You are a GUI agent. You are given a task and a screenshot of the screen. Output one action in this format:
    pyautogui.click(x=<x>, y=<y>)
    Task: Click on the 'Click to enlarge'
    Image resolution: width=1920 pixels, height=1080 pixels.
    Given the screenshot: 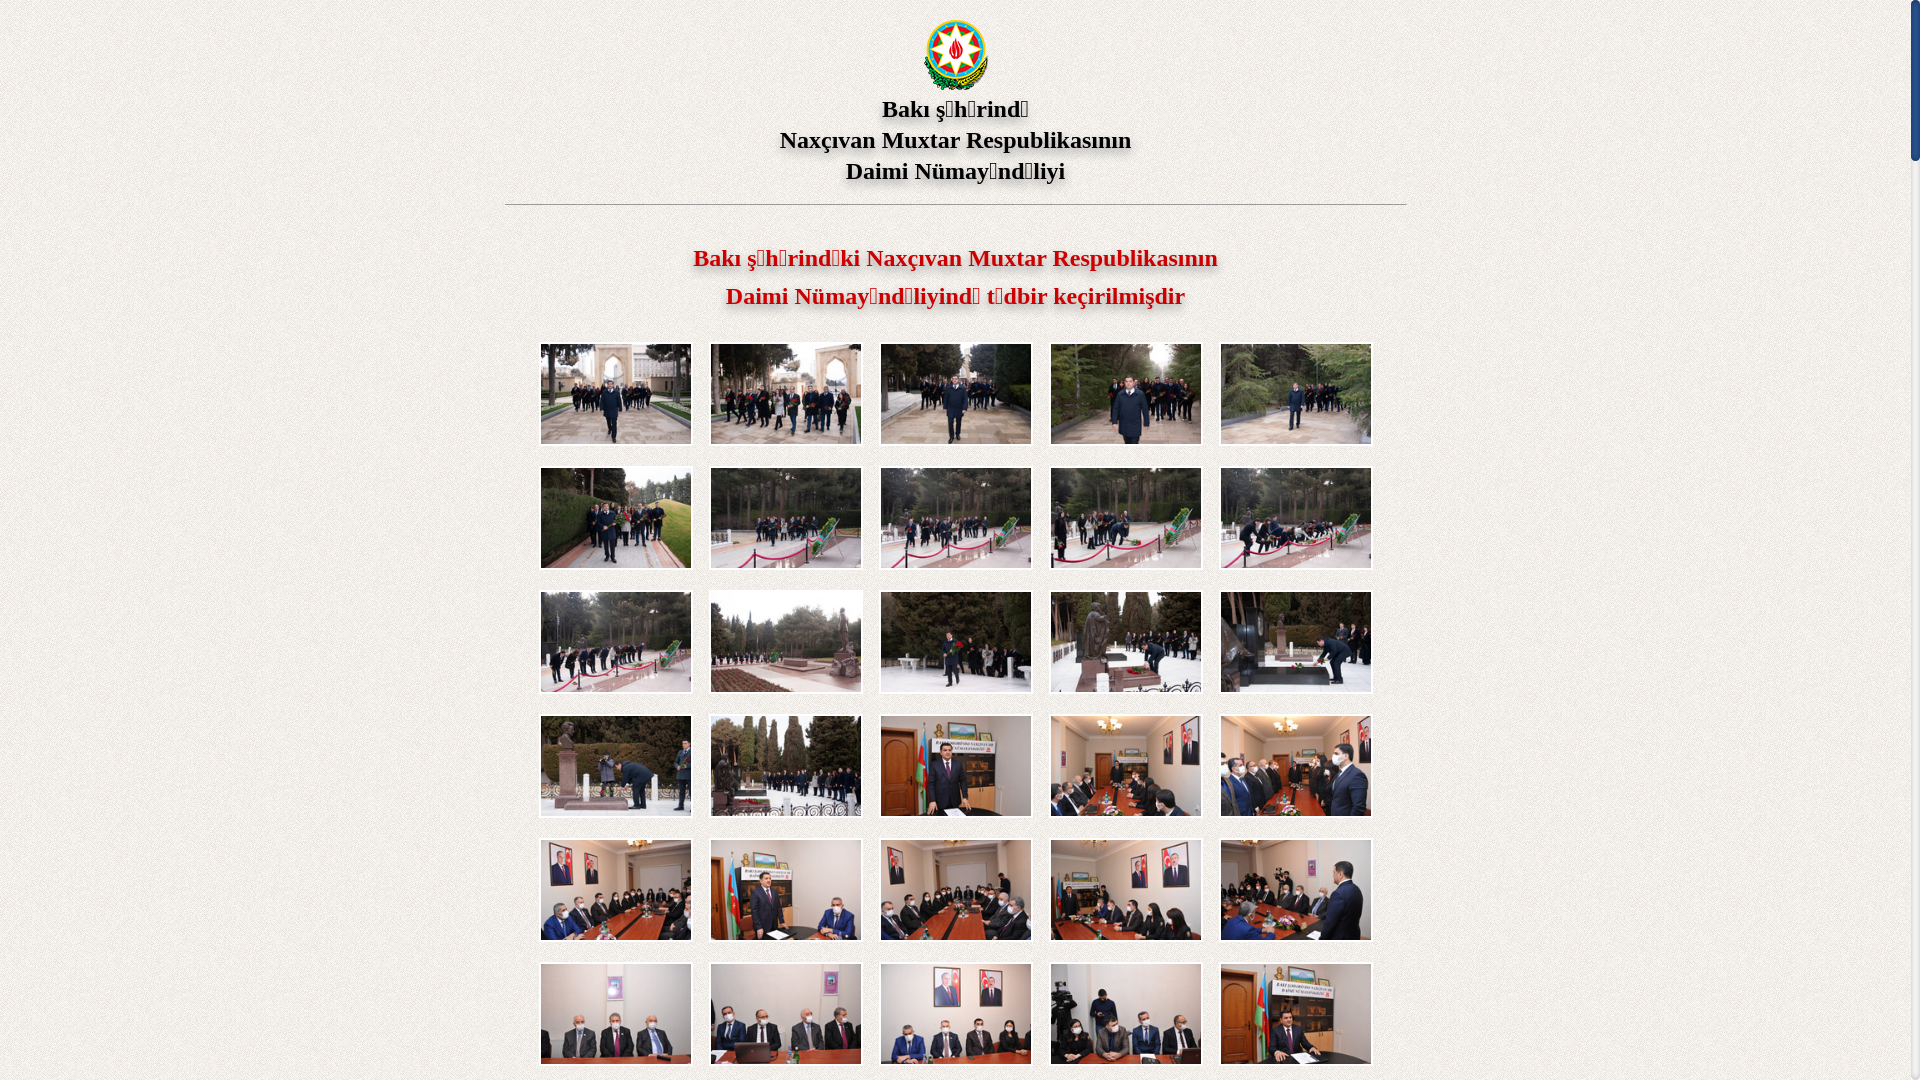 What is the action you would take?
    pyautogui.click(x=1046, y=889)
    